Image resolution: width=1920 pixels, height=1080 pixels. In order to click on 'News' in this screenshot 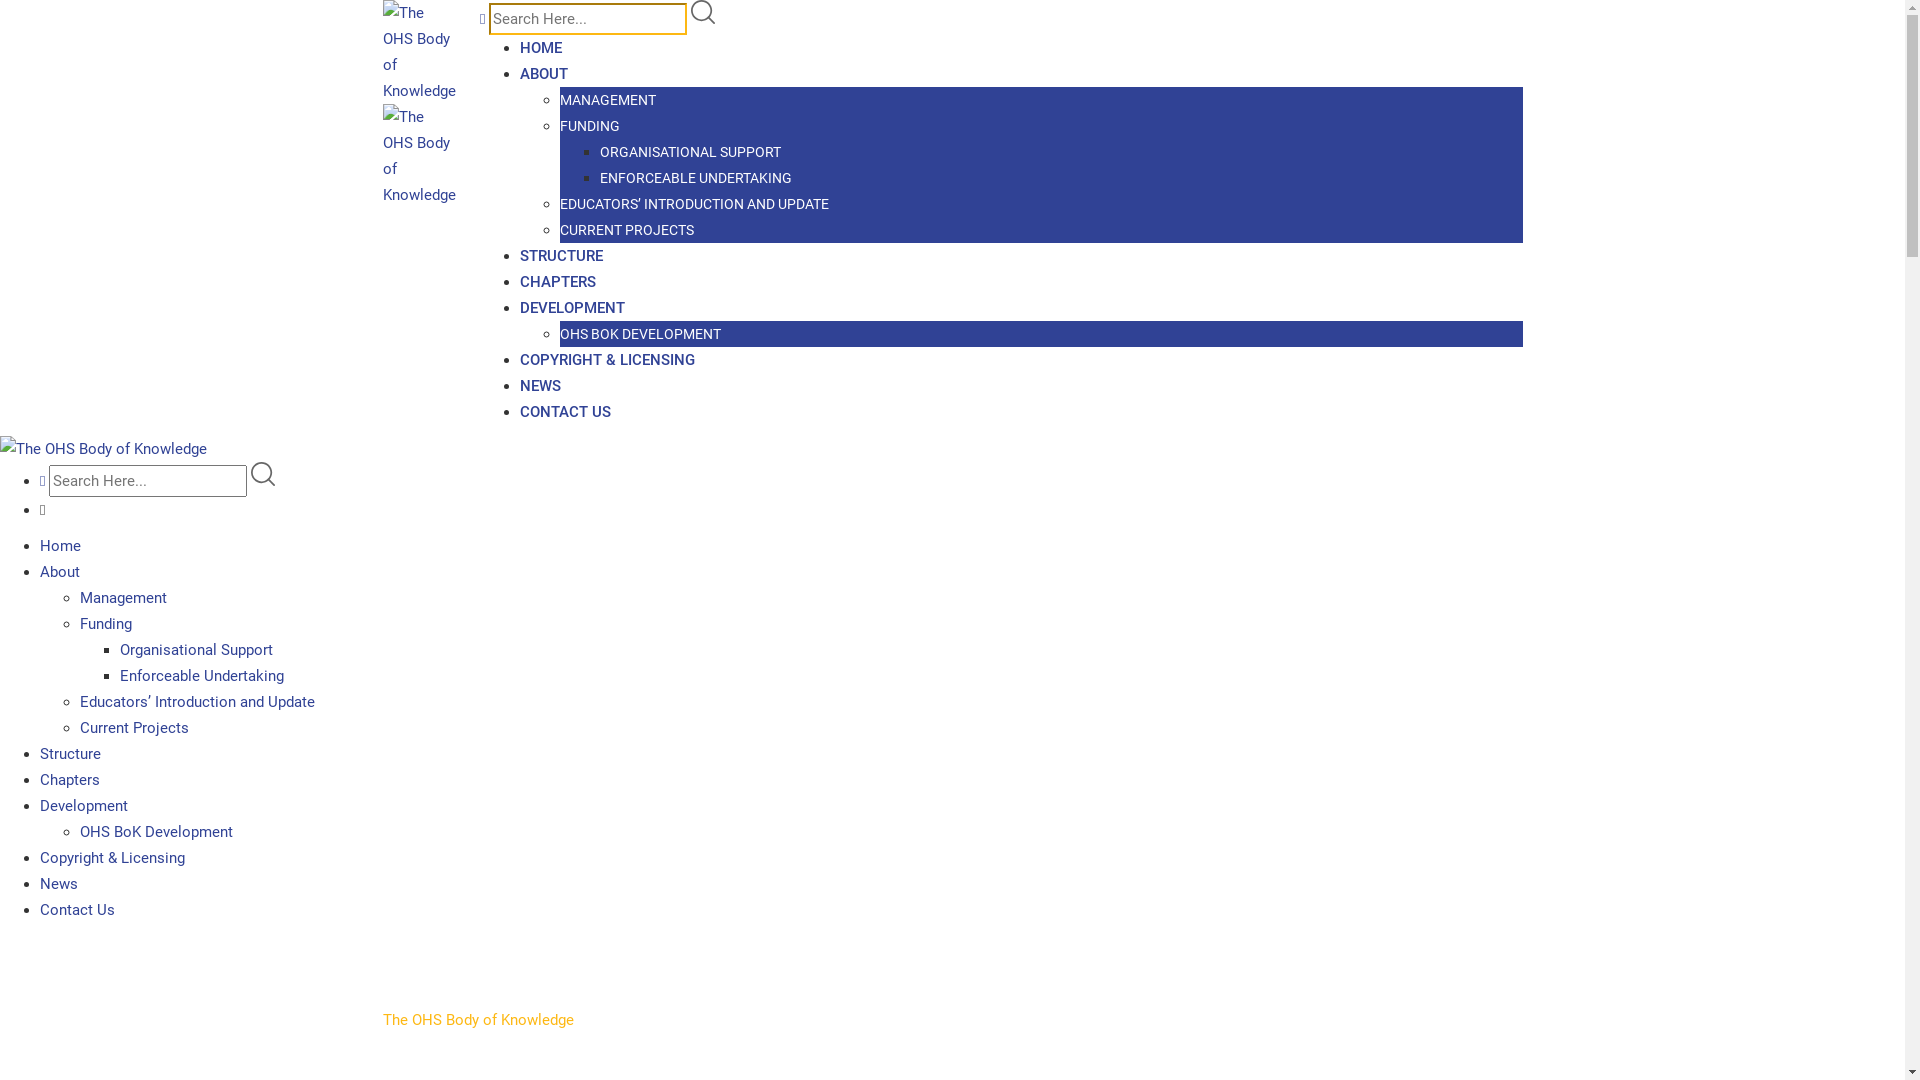, I will do `click(58, 882)`.